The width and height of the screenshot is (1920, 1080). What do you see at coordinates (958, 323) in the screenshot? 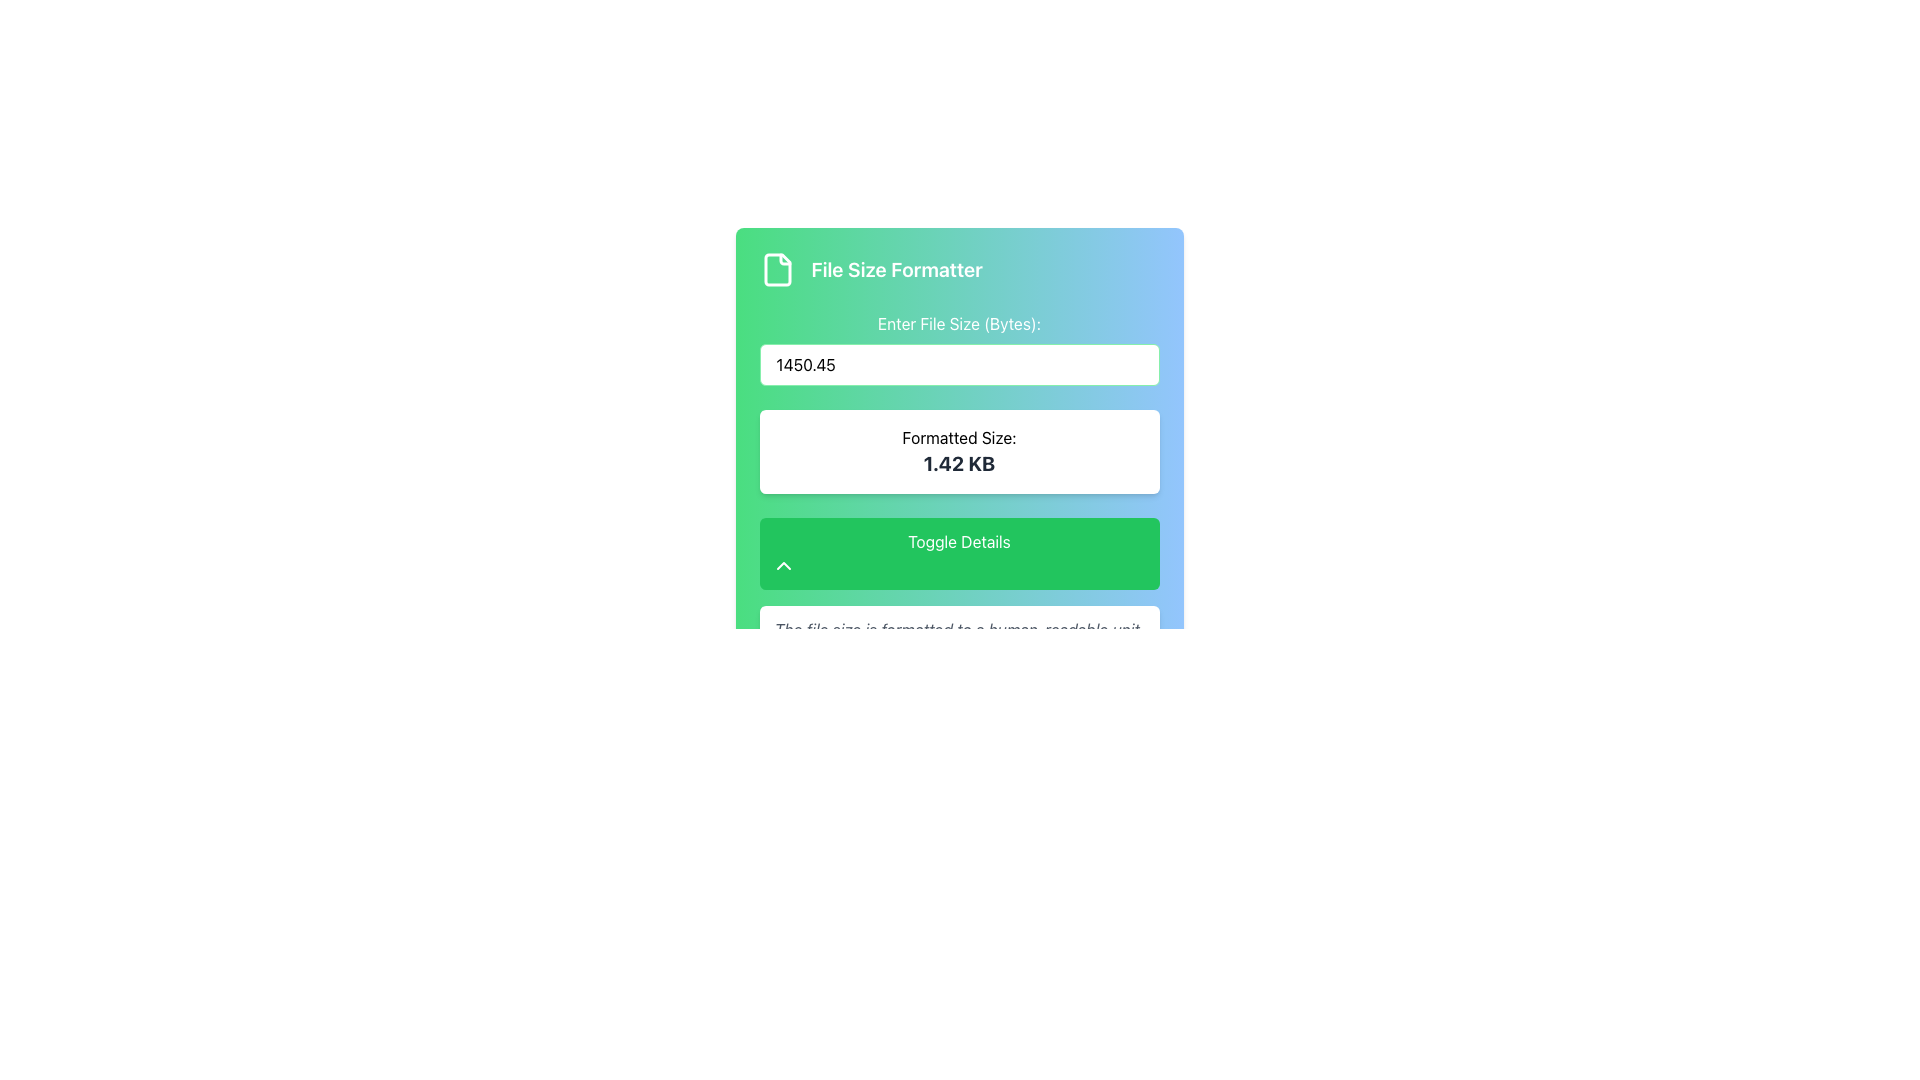
I see `the Text Label that informs the user about the file size input field, located below the title 'File Size Formatter'` at bounding box center [958, 323].